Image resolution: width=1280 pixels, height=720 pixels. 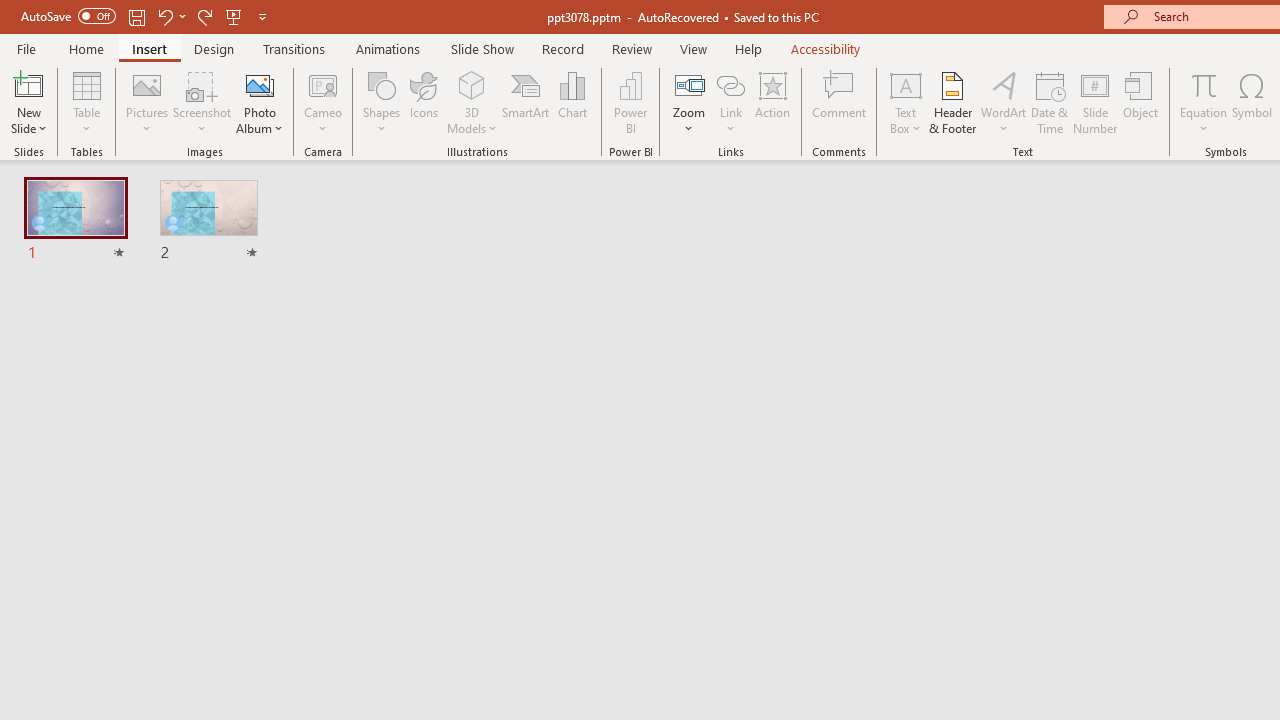 What do you see at coordinates (323, 103) in the screenshot?
I see `'Cameo'` at bounding box center [323, 103].